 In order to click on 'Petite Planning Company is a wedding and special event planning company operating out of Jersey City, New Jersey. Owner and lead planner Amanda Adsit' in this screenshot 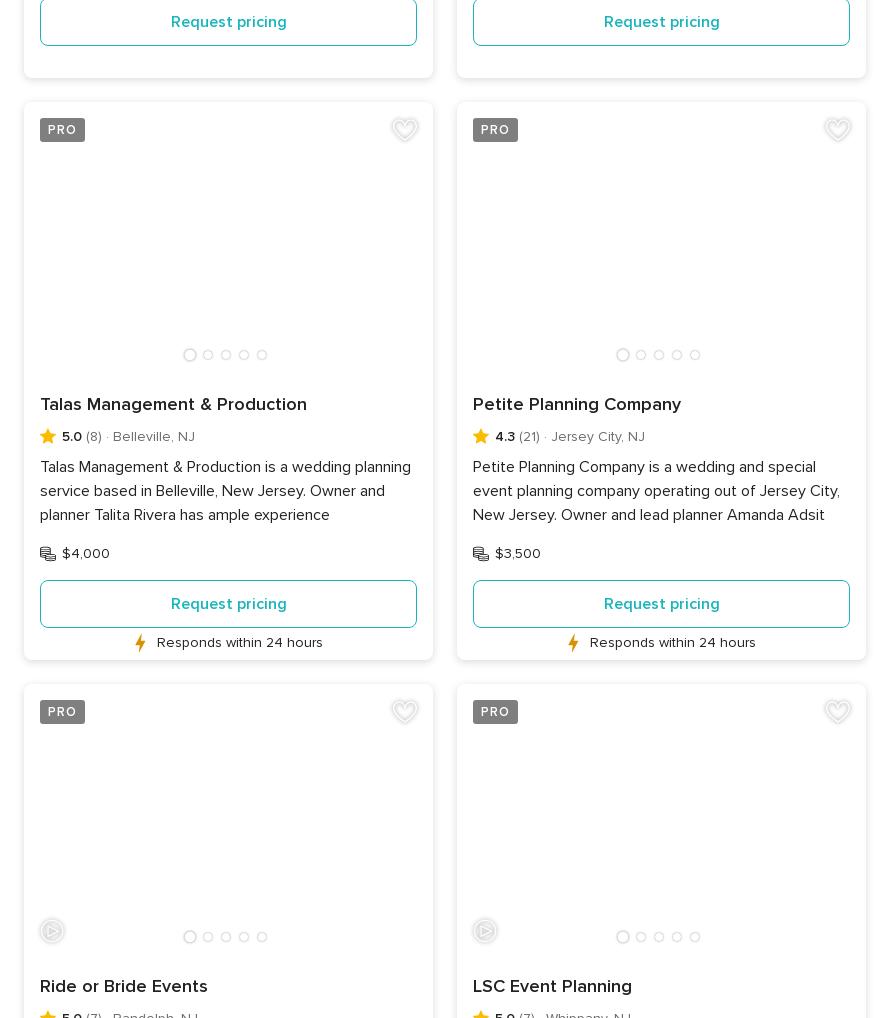, I will do `click(656, 490)`.